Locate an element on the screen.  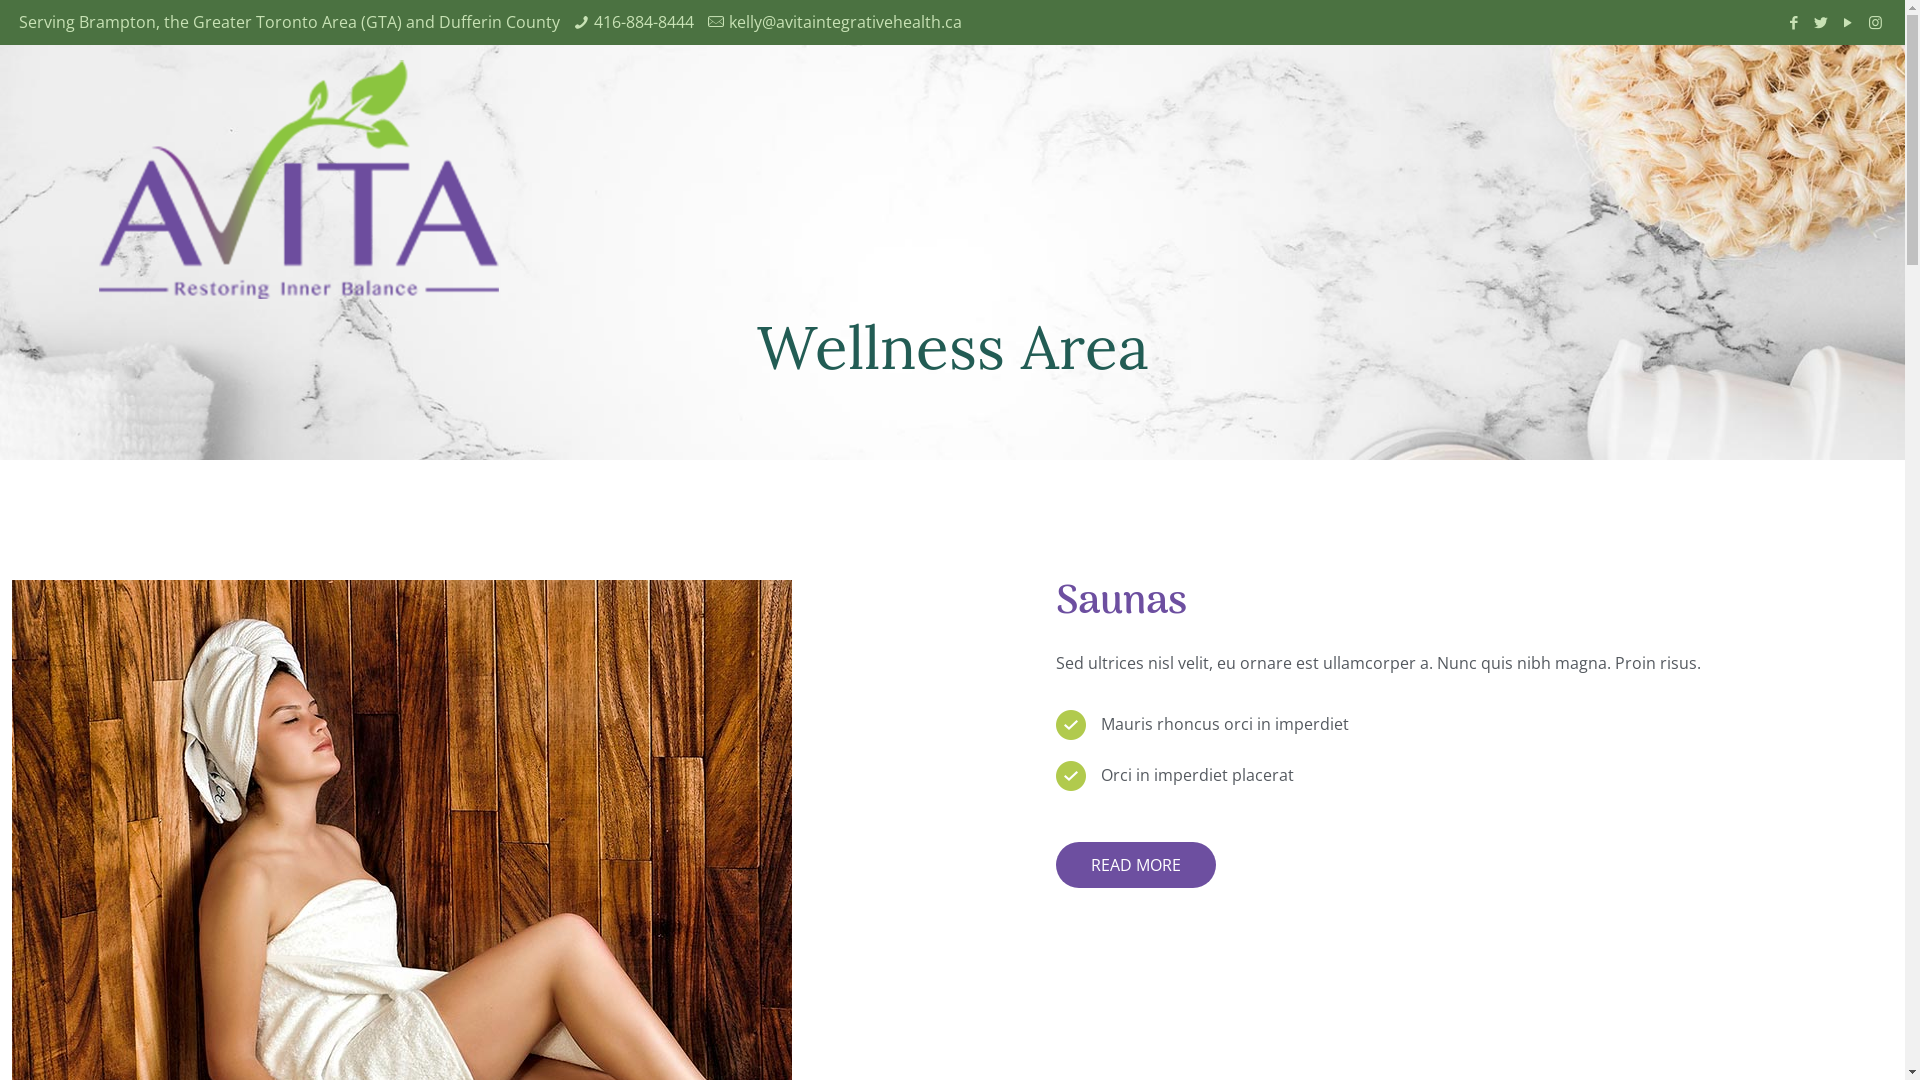
'416-884-8444' is located at coordinates (593, 22).